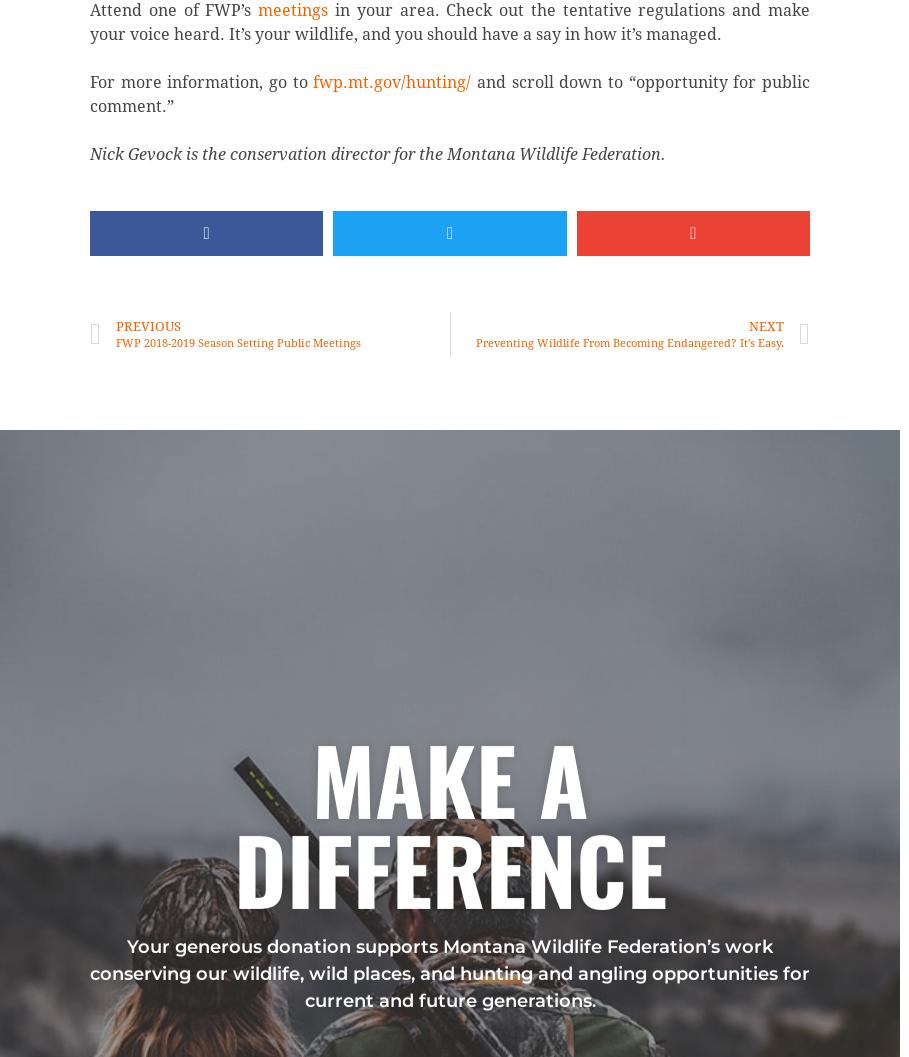 Image resolution: width=909 pixels, height=1057 pixels. I want to click on 'and scroll down to “opportunity for public comment.”', so click(448, 93).